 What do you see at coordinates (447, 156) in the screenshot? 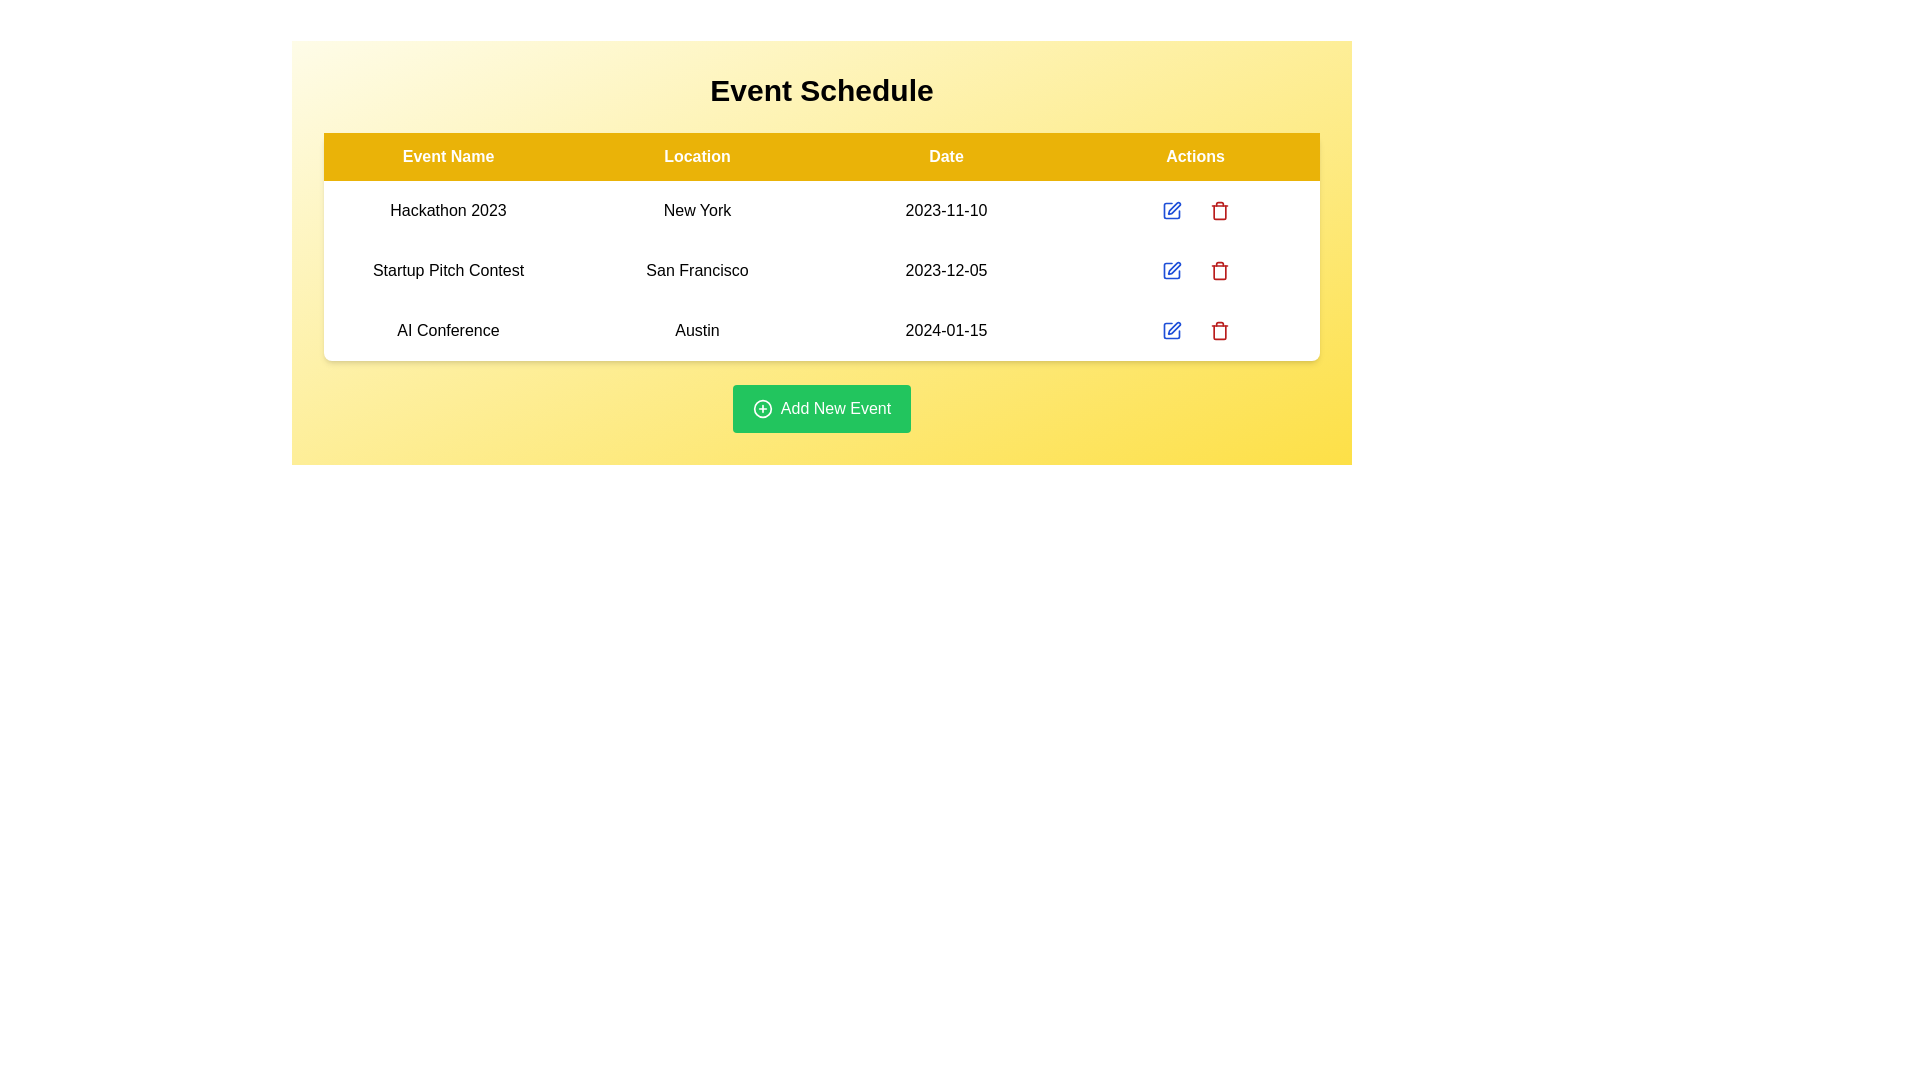
I see `the table header Event Name` at bounding box center [447, 156].